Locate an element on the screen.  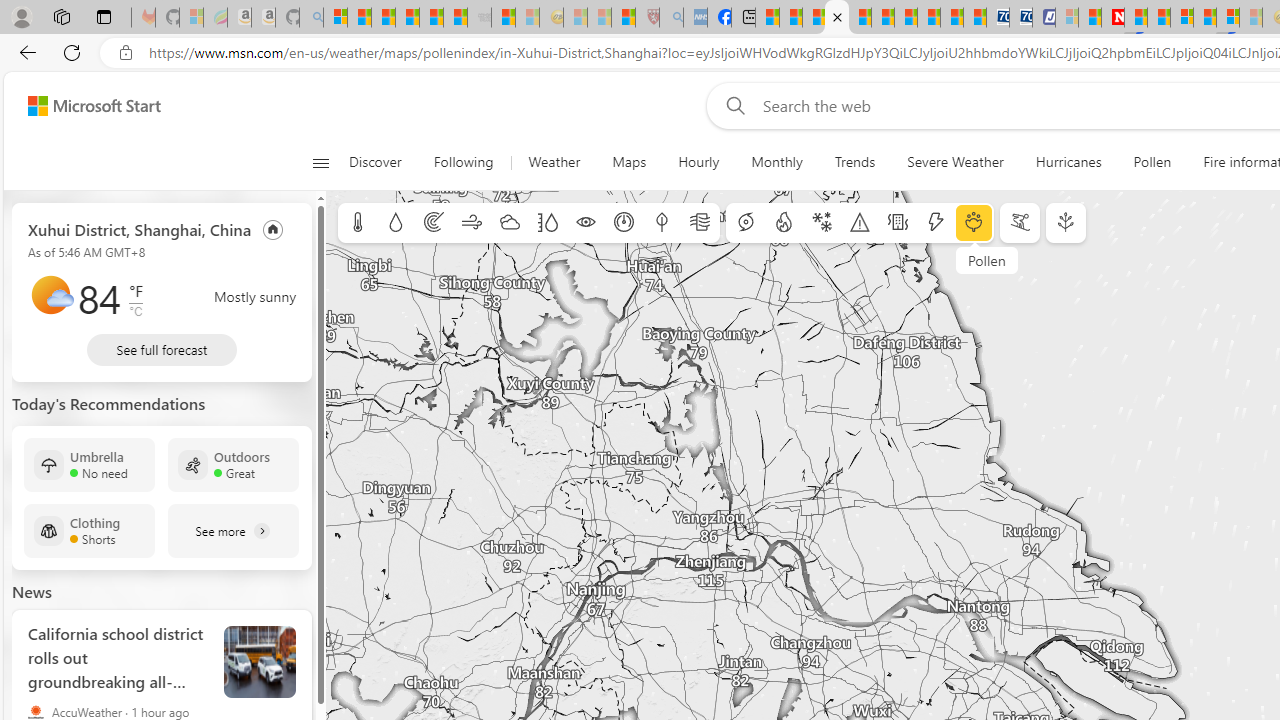
'Set as primary location' is located at coordinates (272, 228).